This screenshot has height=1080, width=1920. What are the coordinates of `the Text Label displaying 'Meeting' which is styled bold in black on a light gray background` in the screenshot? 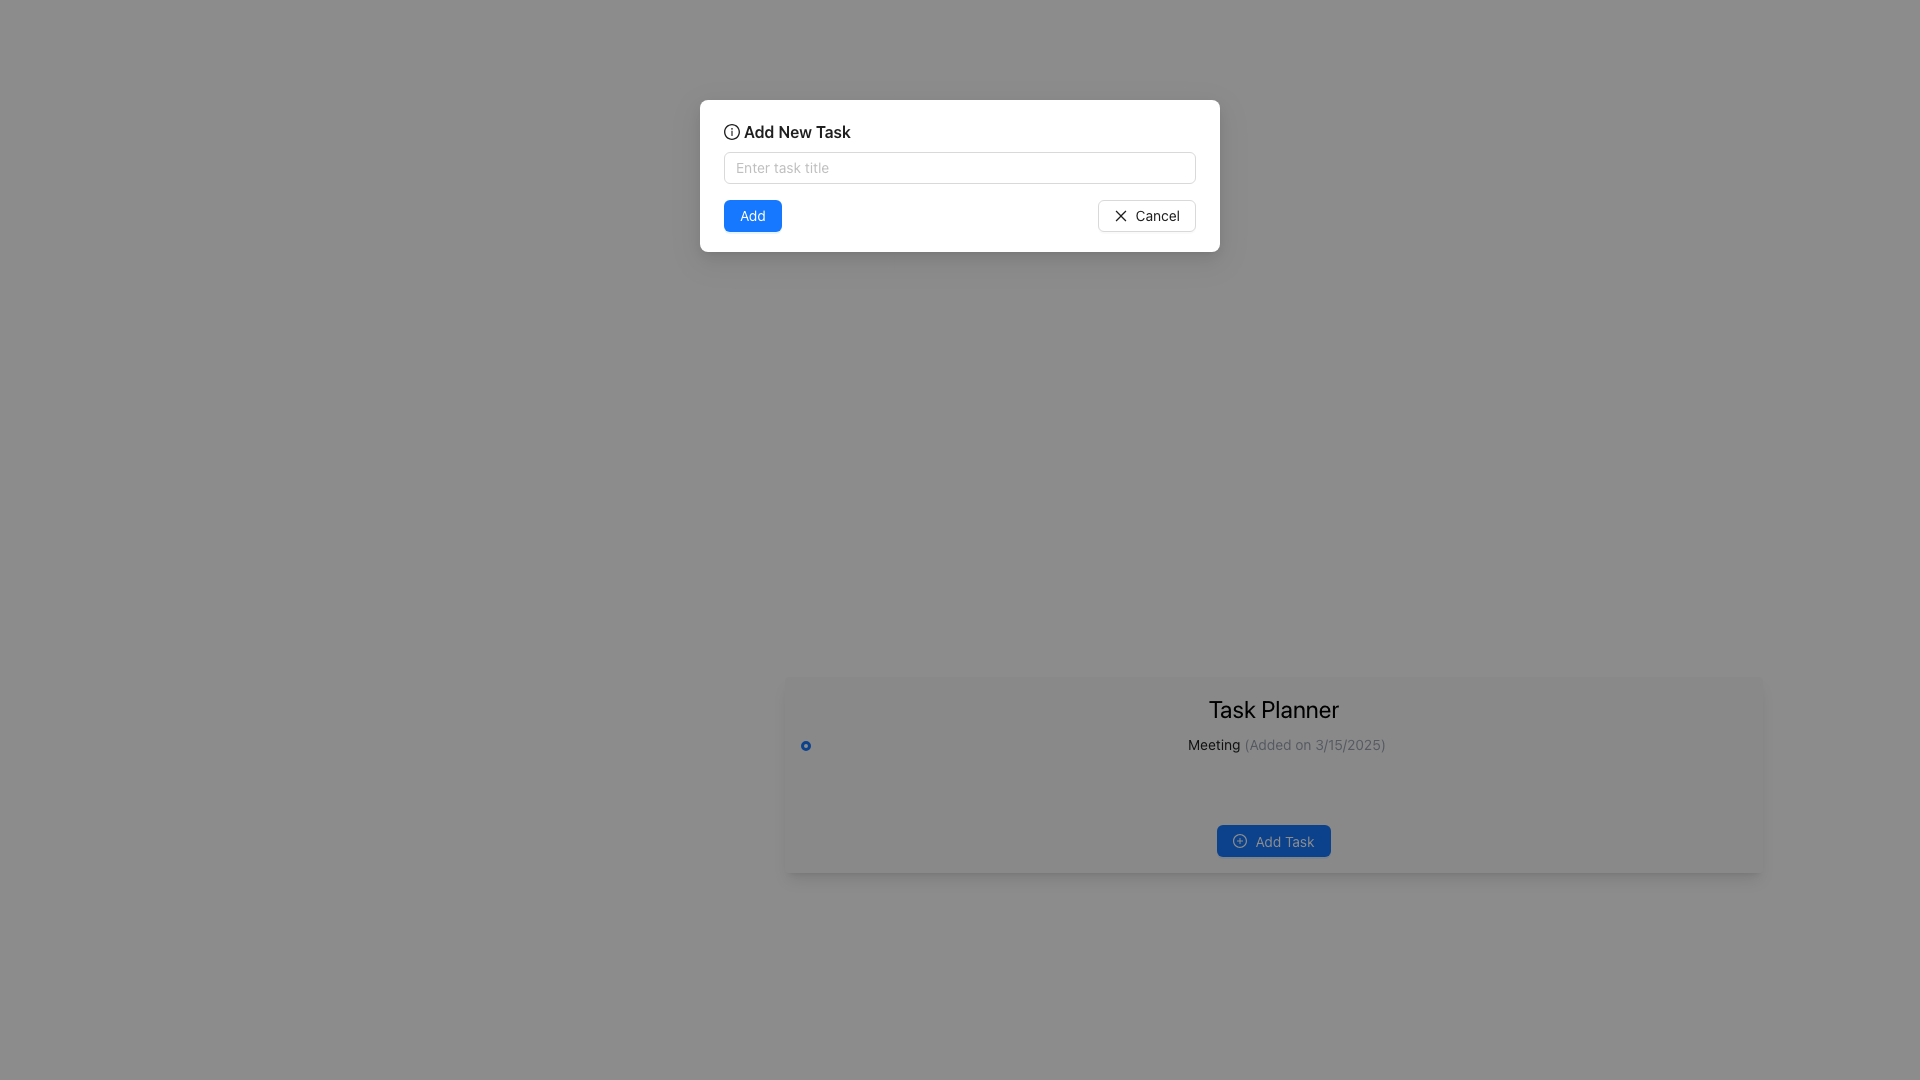 It's located at (1213, 744).